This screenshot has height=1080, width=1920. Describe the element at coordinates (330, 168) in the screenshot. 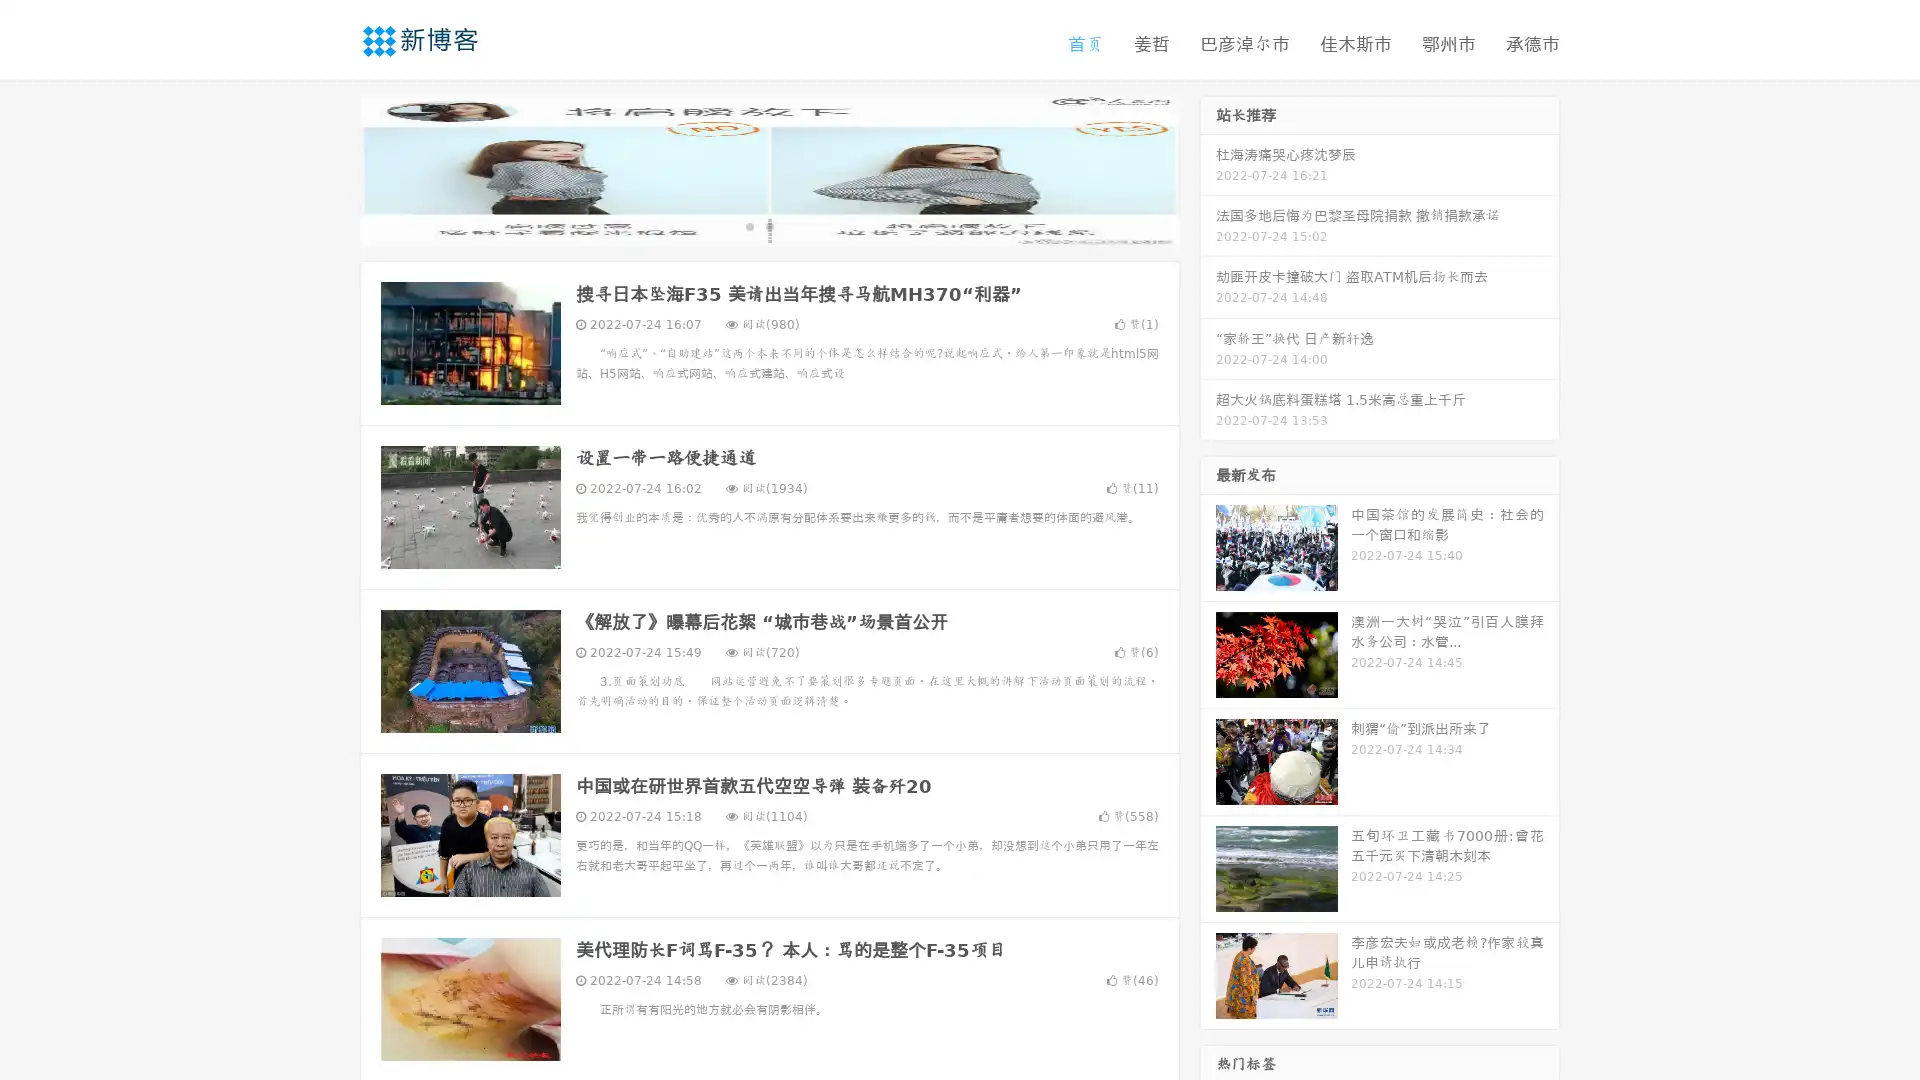

I see `Previous slide` at that location.